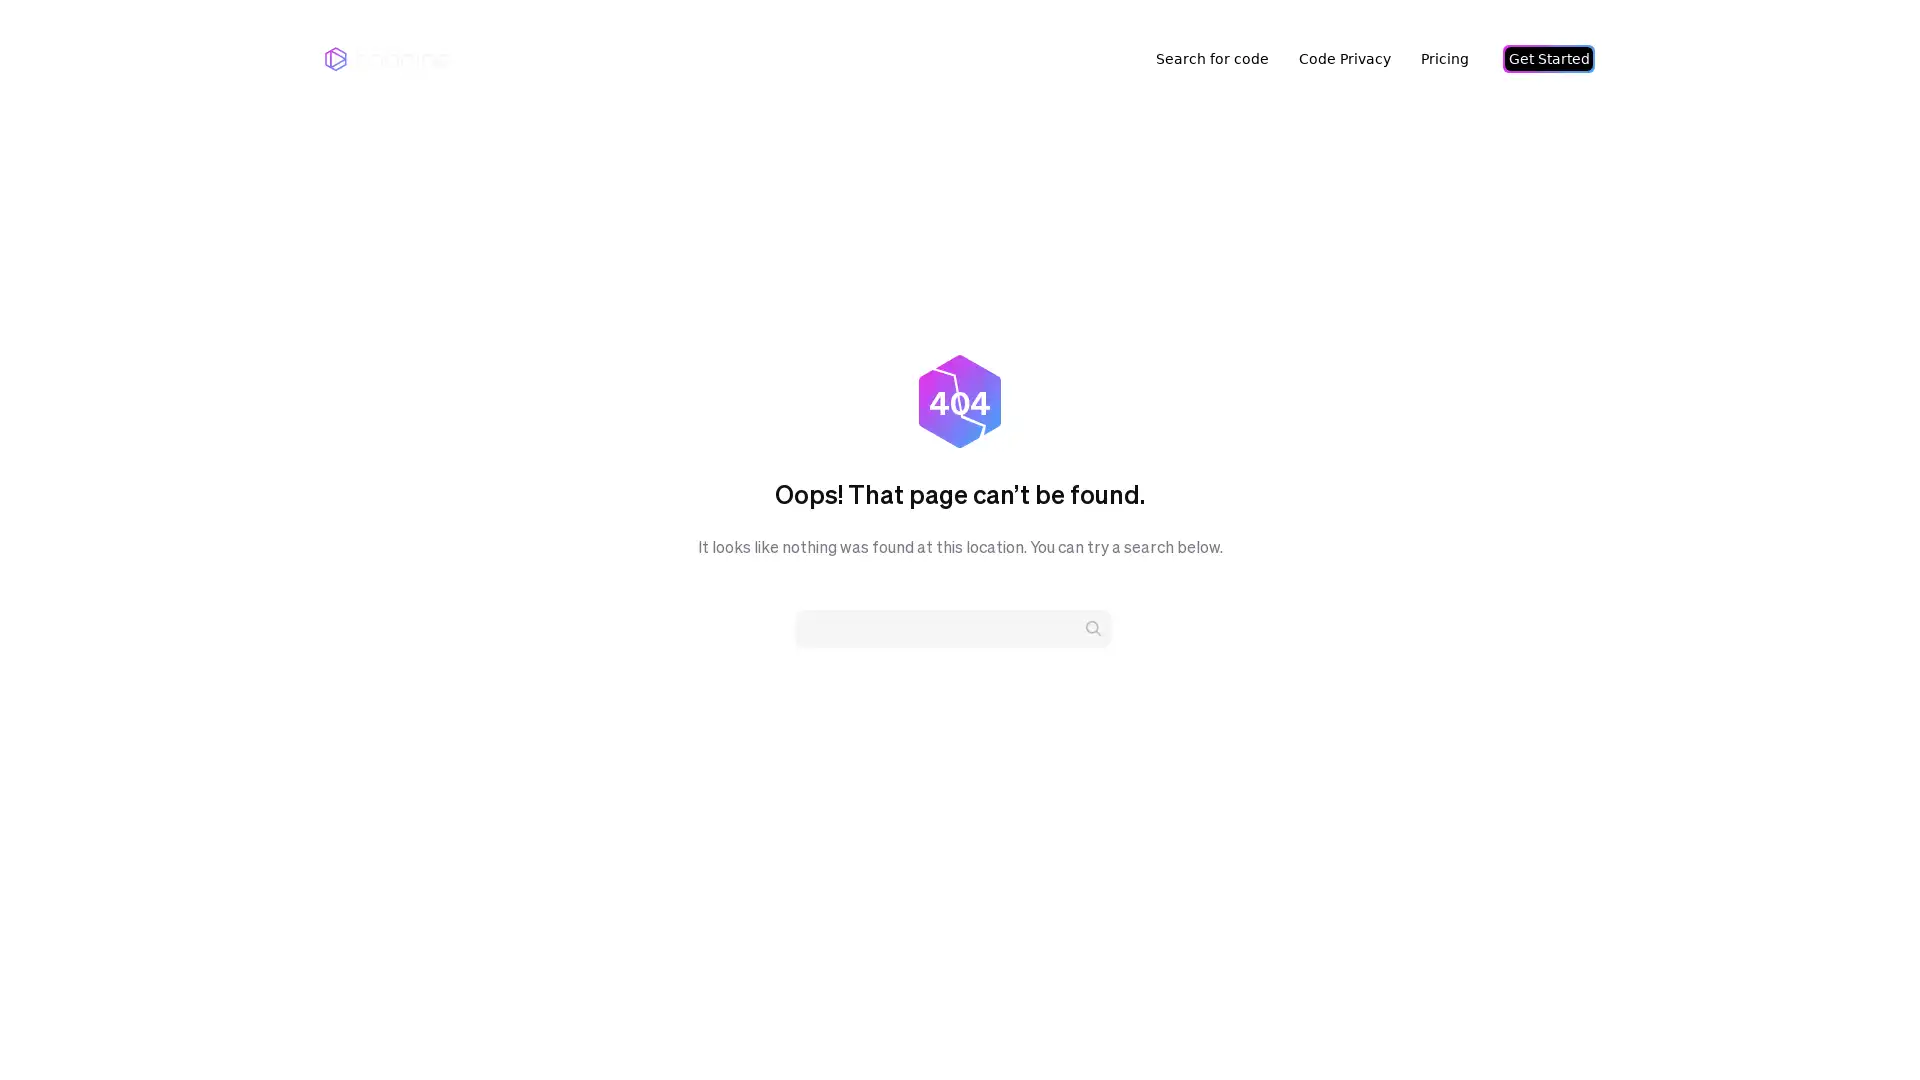 The height and width of the screenshot is (1080, 1920). I want to click on Dismiss Message, so click(1815, 1003).